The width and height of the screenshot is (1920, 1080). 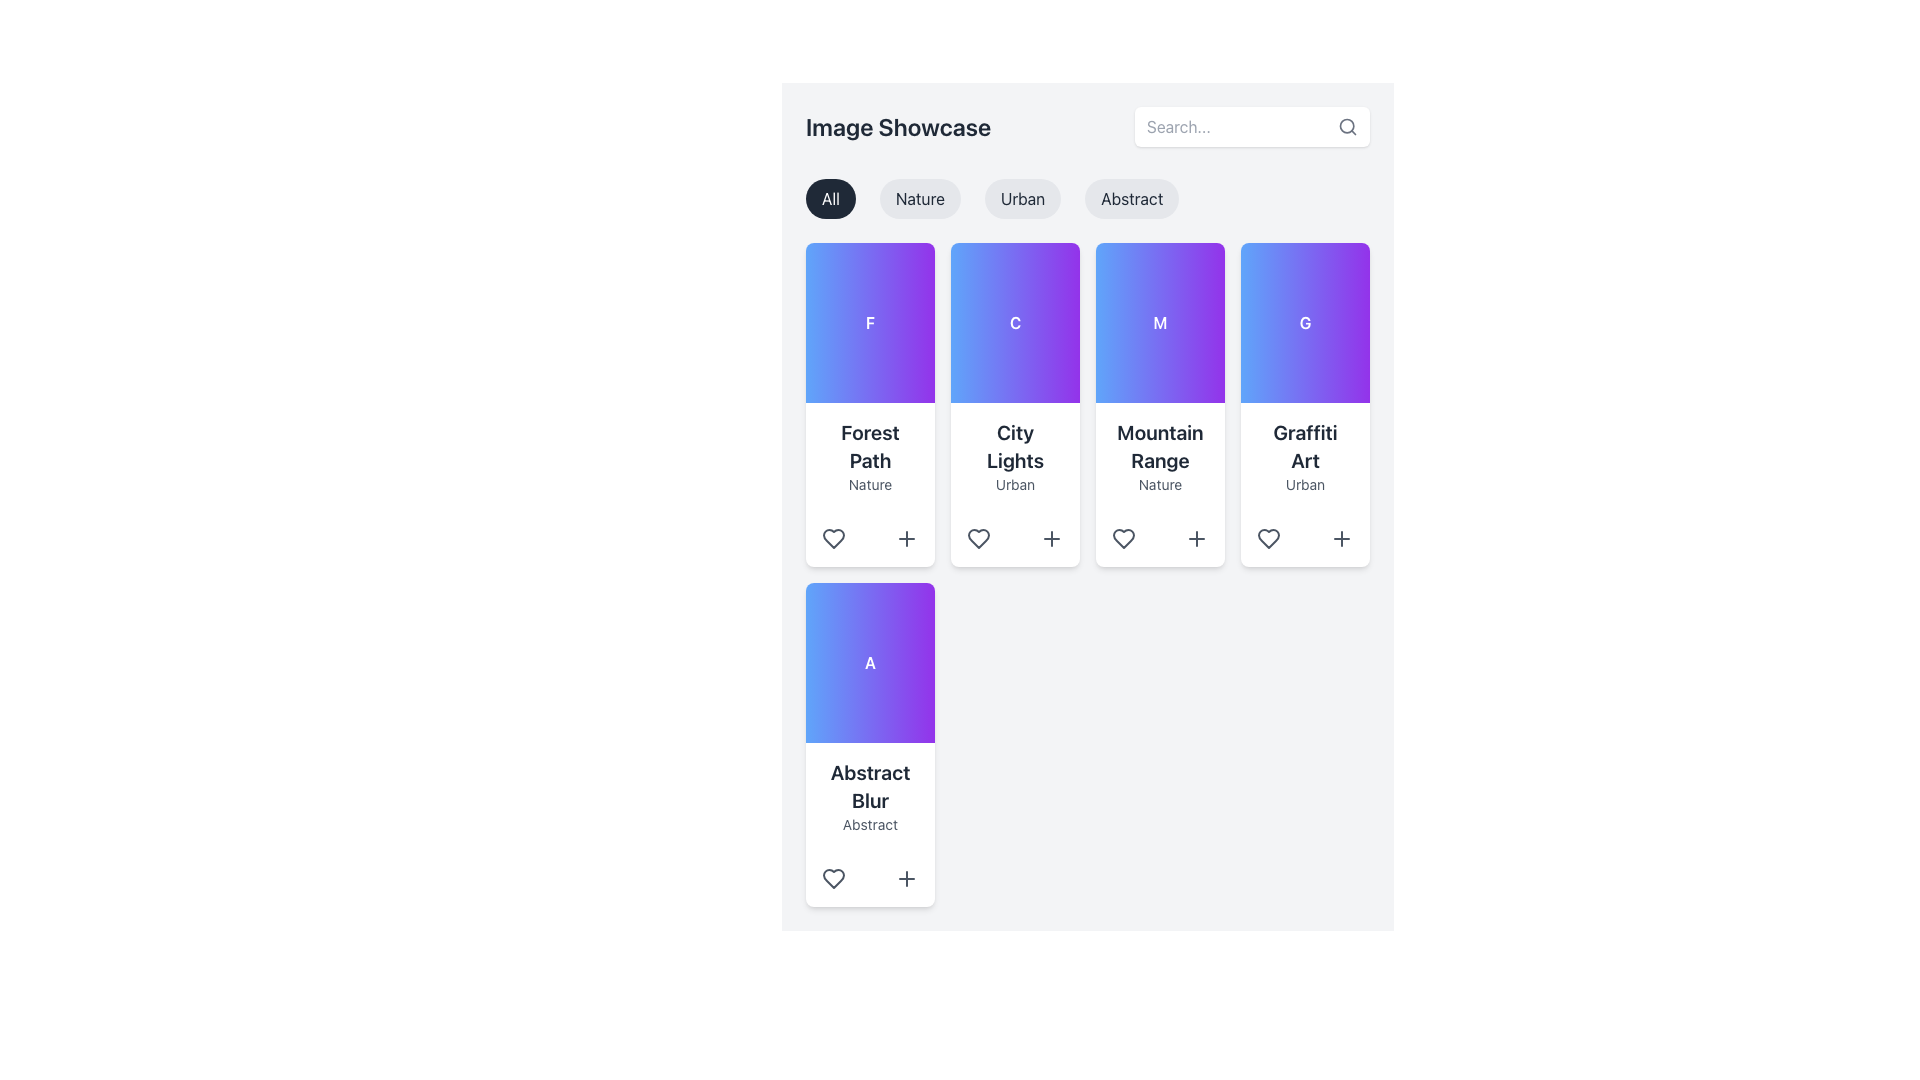 What do you see at coordinates (1160, 322) in the screenshot?
I see `the visual placeholder graphic for the 'Mountain Range' card, located in the upper part of the card layout with the title 'Mountain Range' and subtitle 'Nature'` at bounding box center [1160, 322].